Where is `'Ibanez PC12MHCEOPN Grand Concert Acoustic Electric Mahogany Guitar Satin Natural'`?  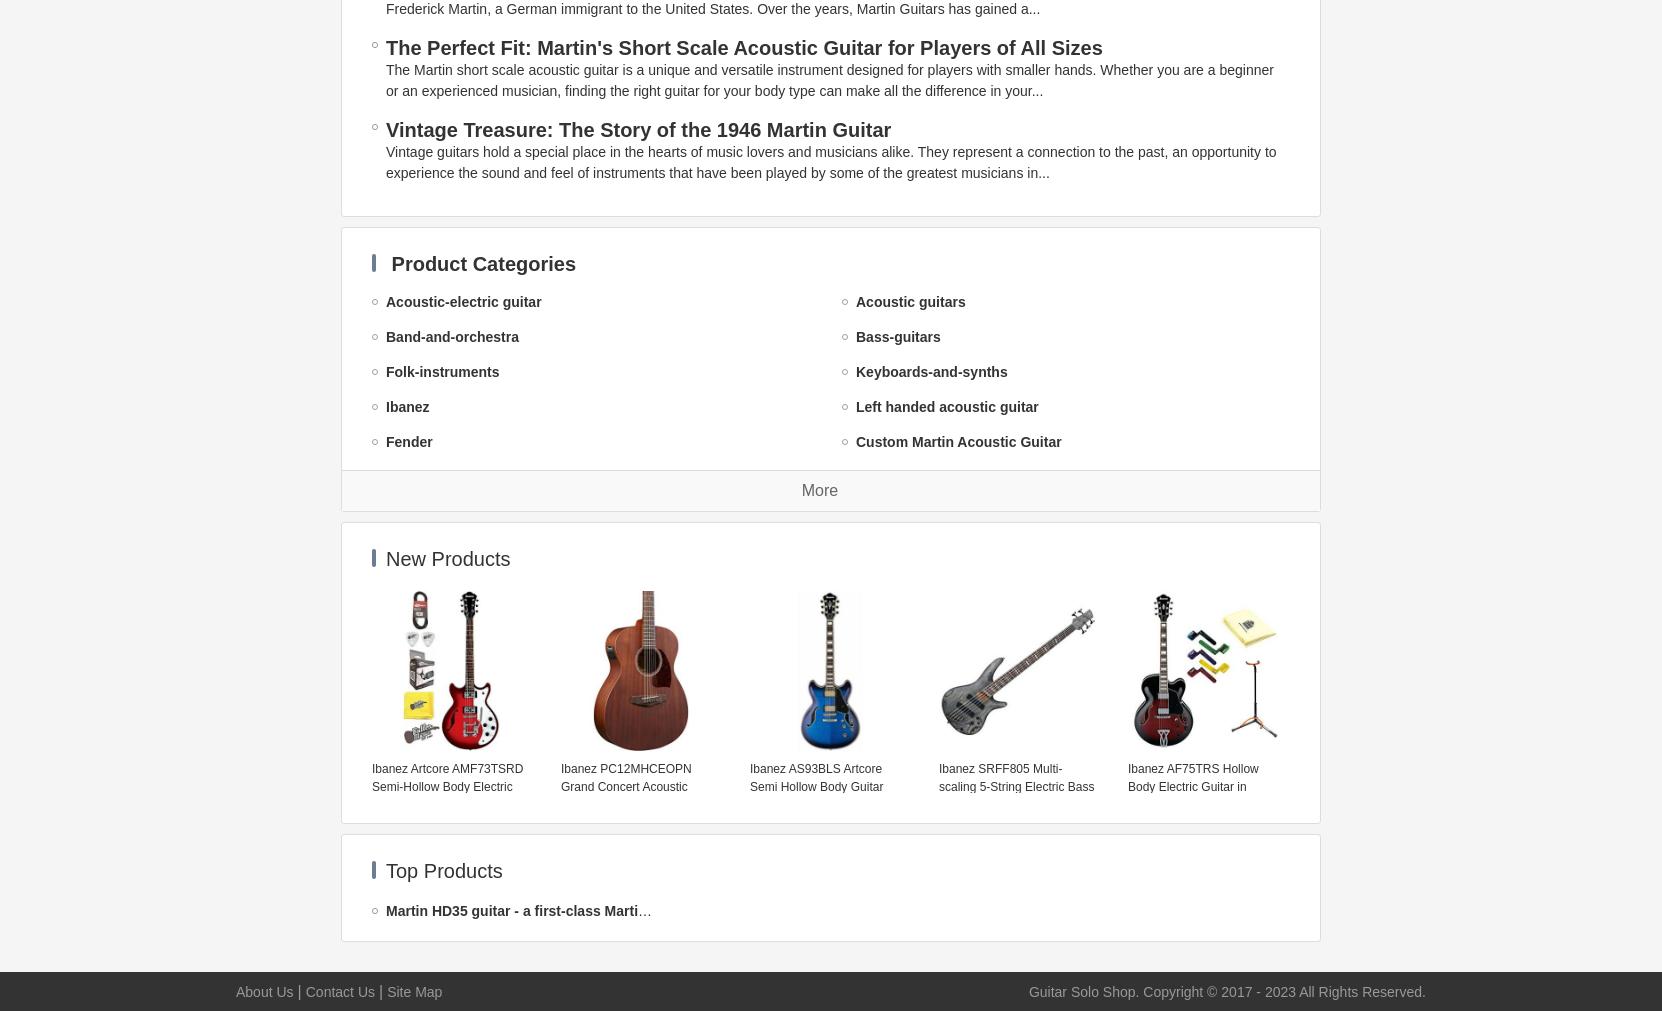 'Ibanez PC12MHCEOPN Grand Concert Acoustic Electric Mahogany Guitar Satin Natural' is located at coordinates (559, 794).